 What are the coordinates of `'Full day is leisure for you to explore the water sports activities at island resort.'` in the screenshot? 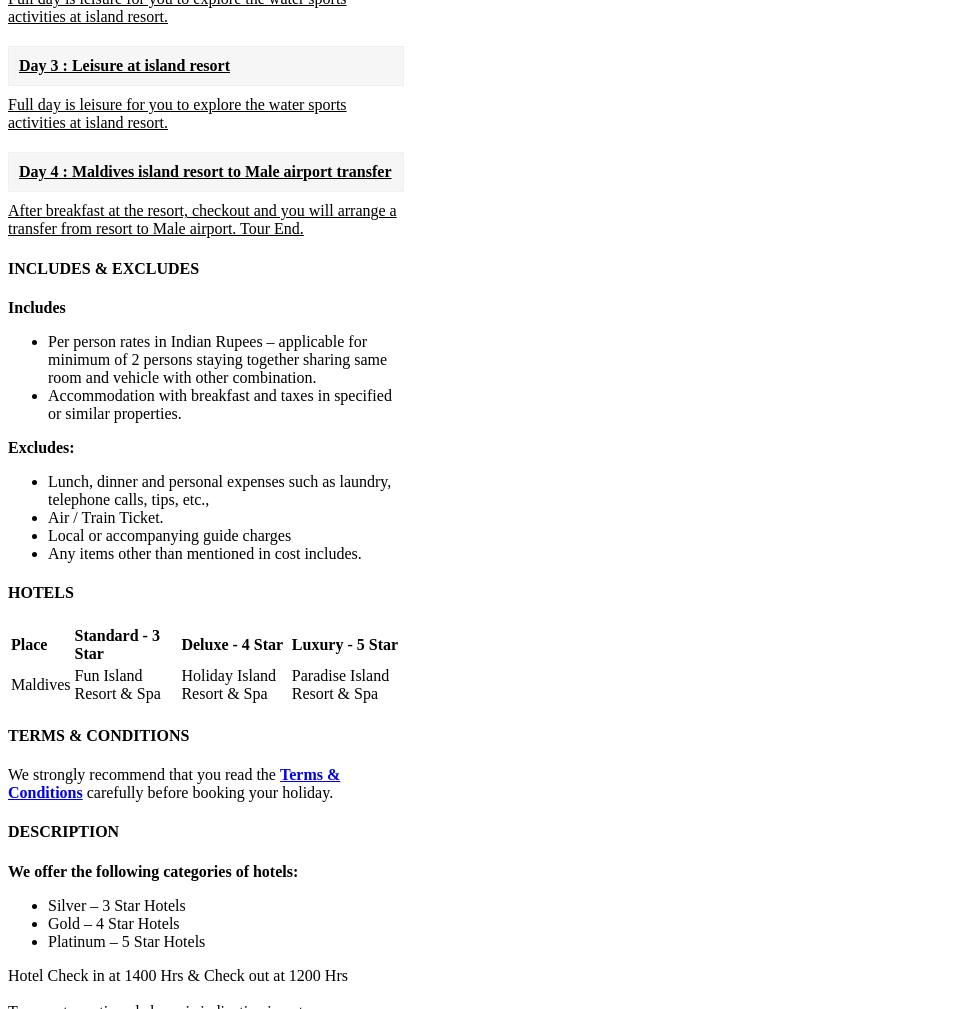 It's located at (6, 112).